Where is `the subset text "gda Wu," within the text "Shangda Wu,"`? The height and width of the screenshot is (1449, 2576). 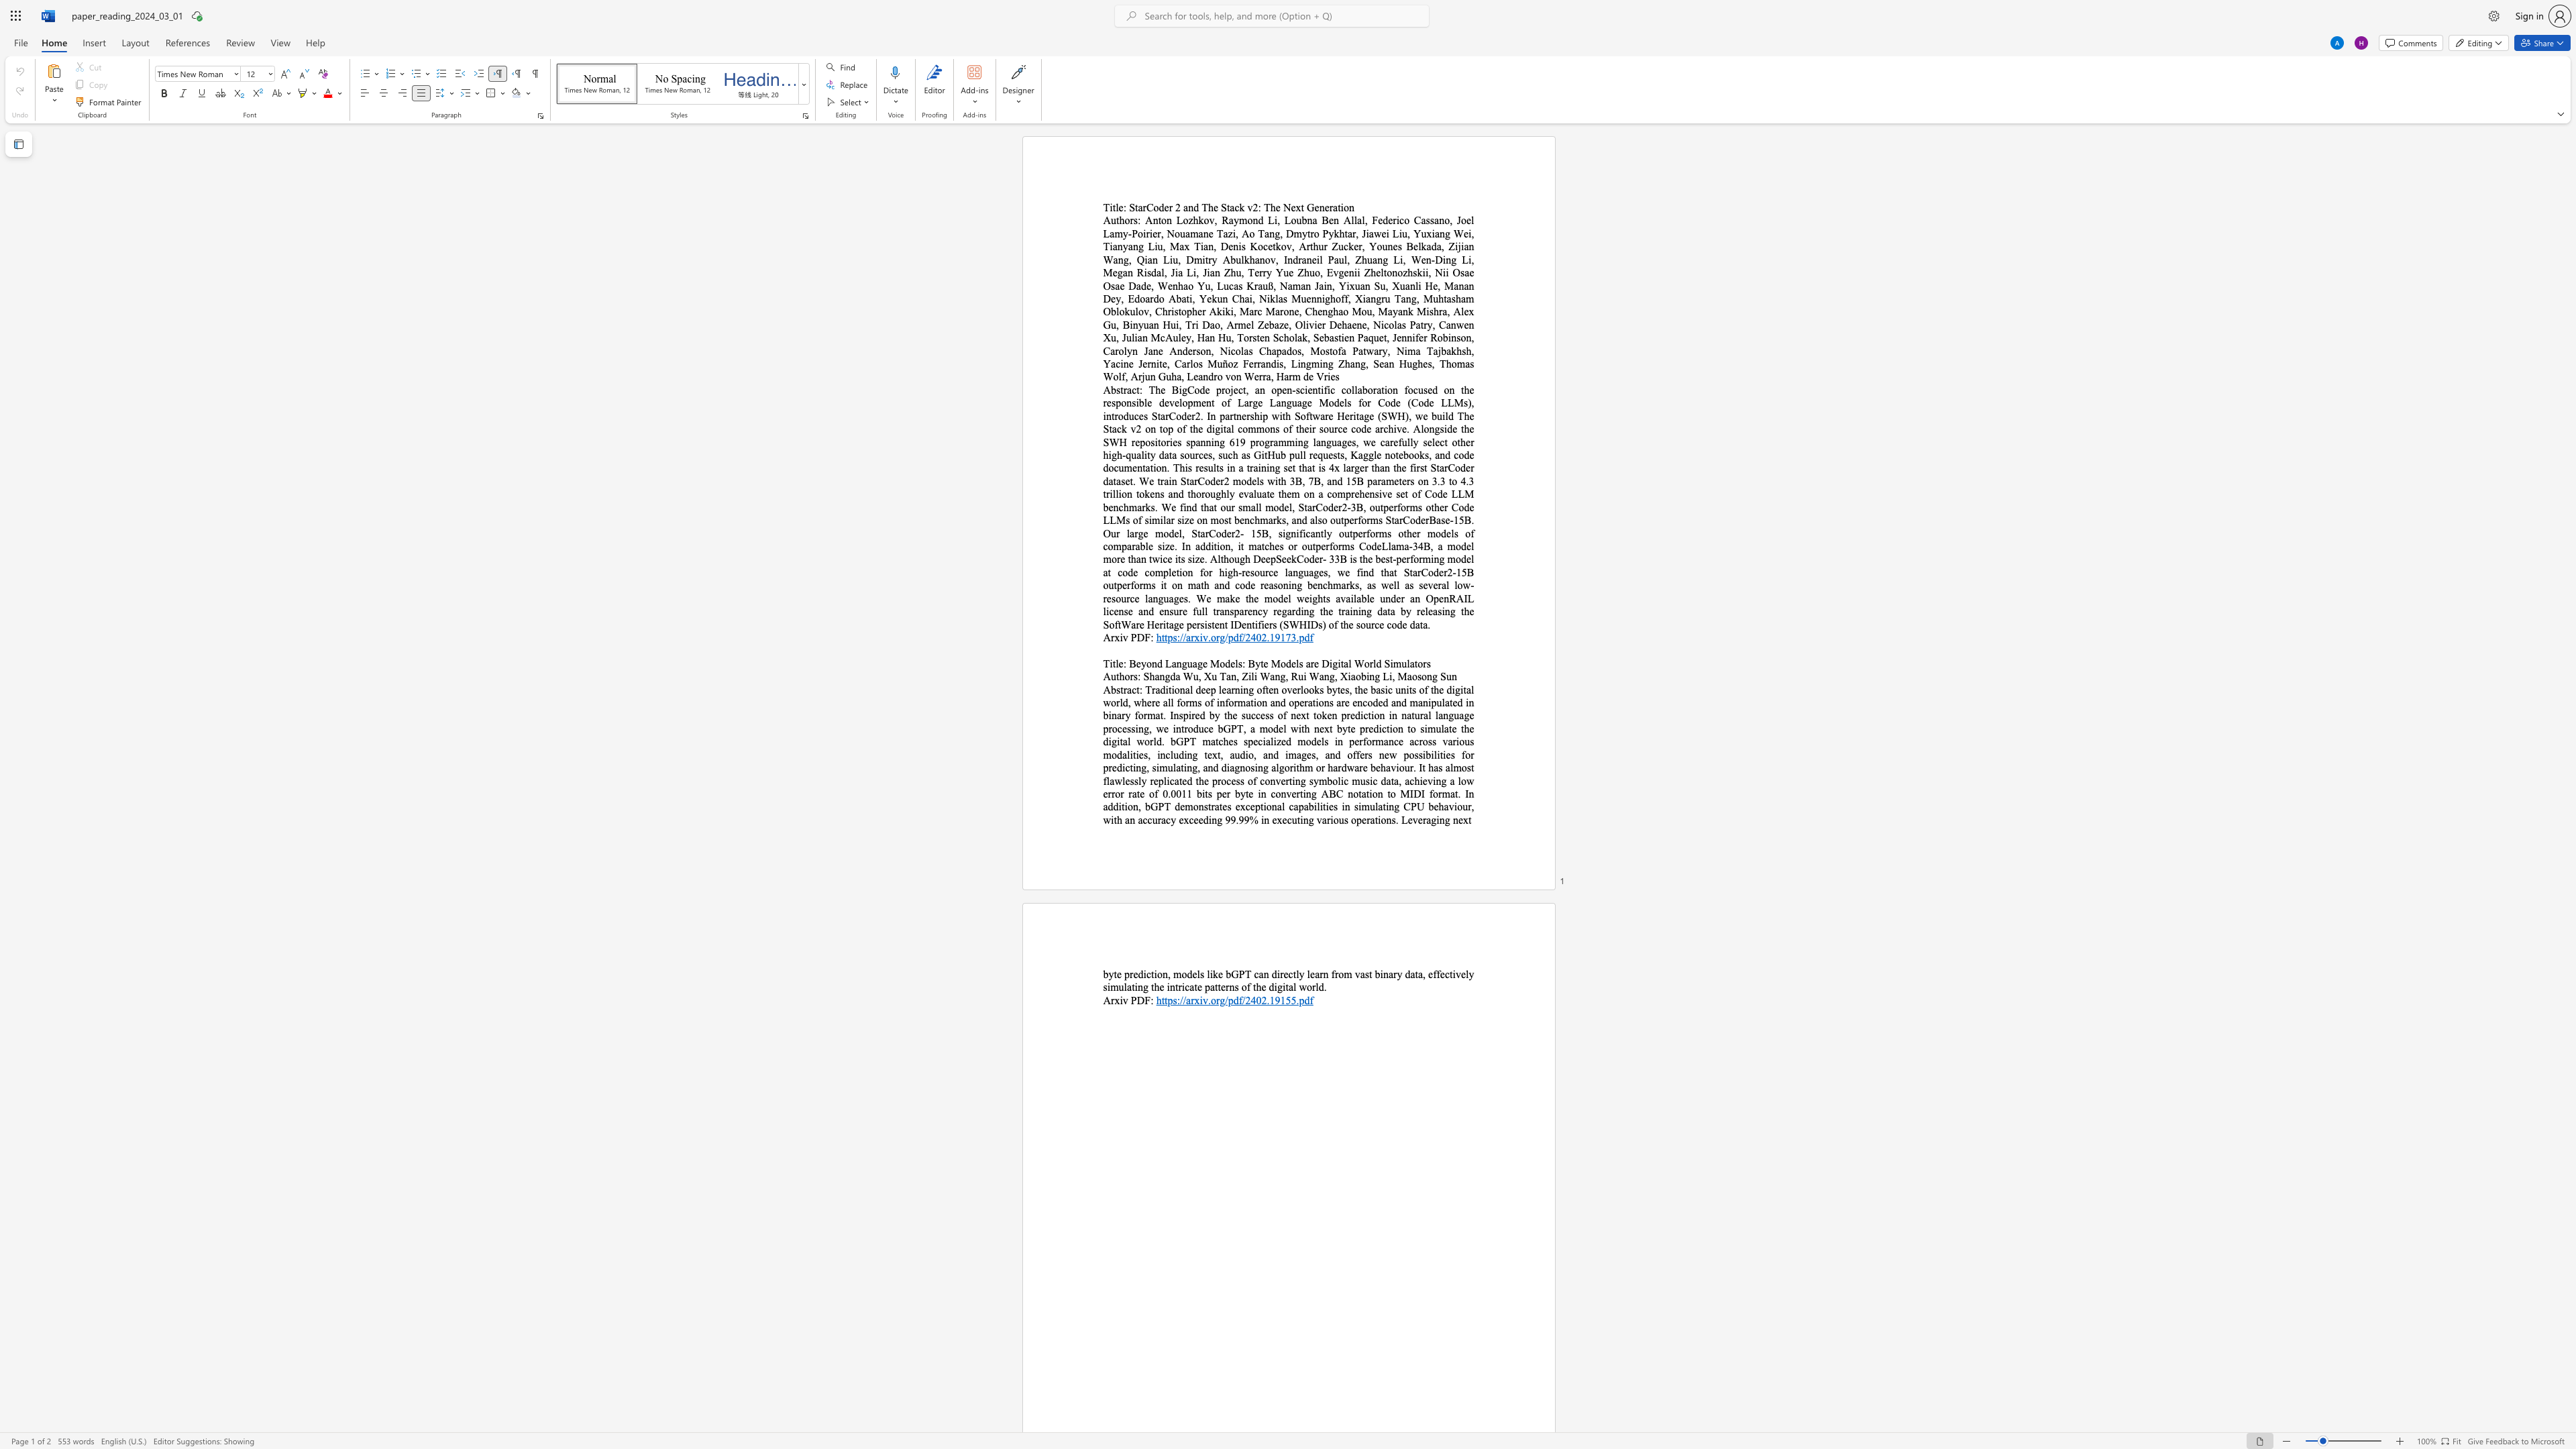 the subset text "gda Wu," within the text "Shangda Wu," is located at coordinates (1164, 676).